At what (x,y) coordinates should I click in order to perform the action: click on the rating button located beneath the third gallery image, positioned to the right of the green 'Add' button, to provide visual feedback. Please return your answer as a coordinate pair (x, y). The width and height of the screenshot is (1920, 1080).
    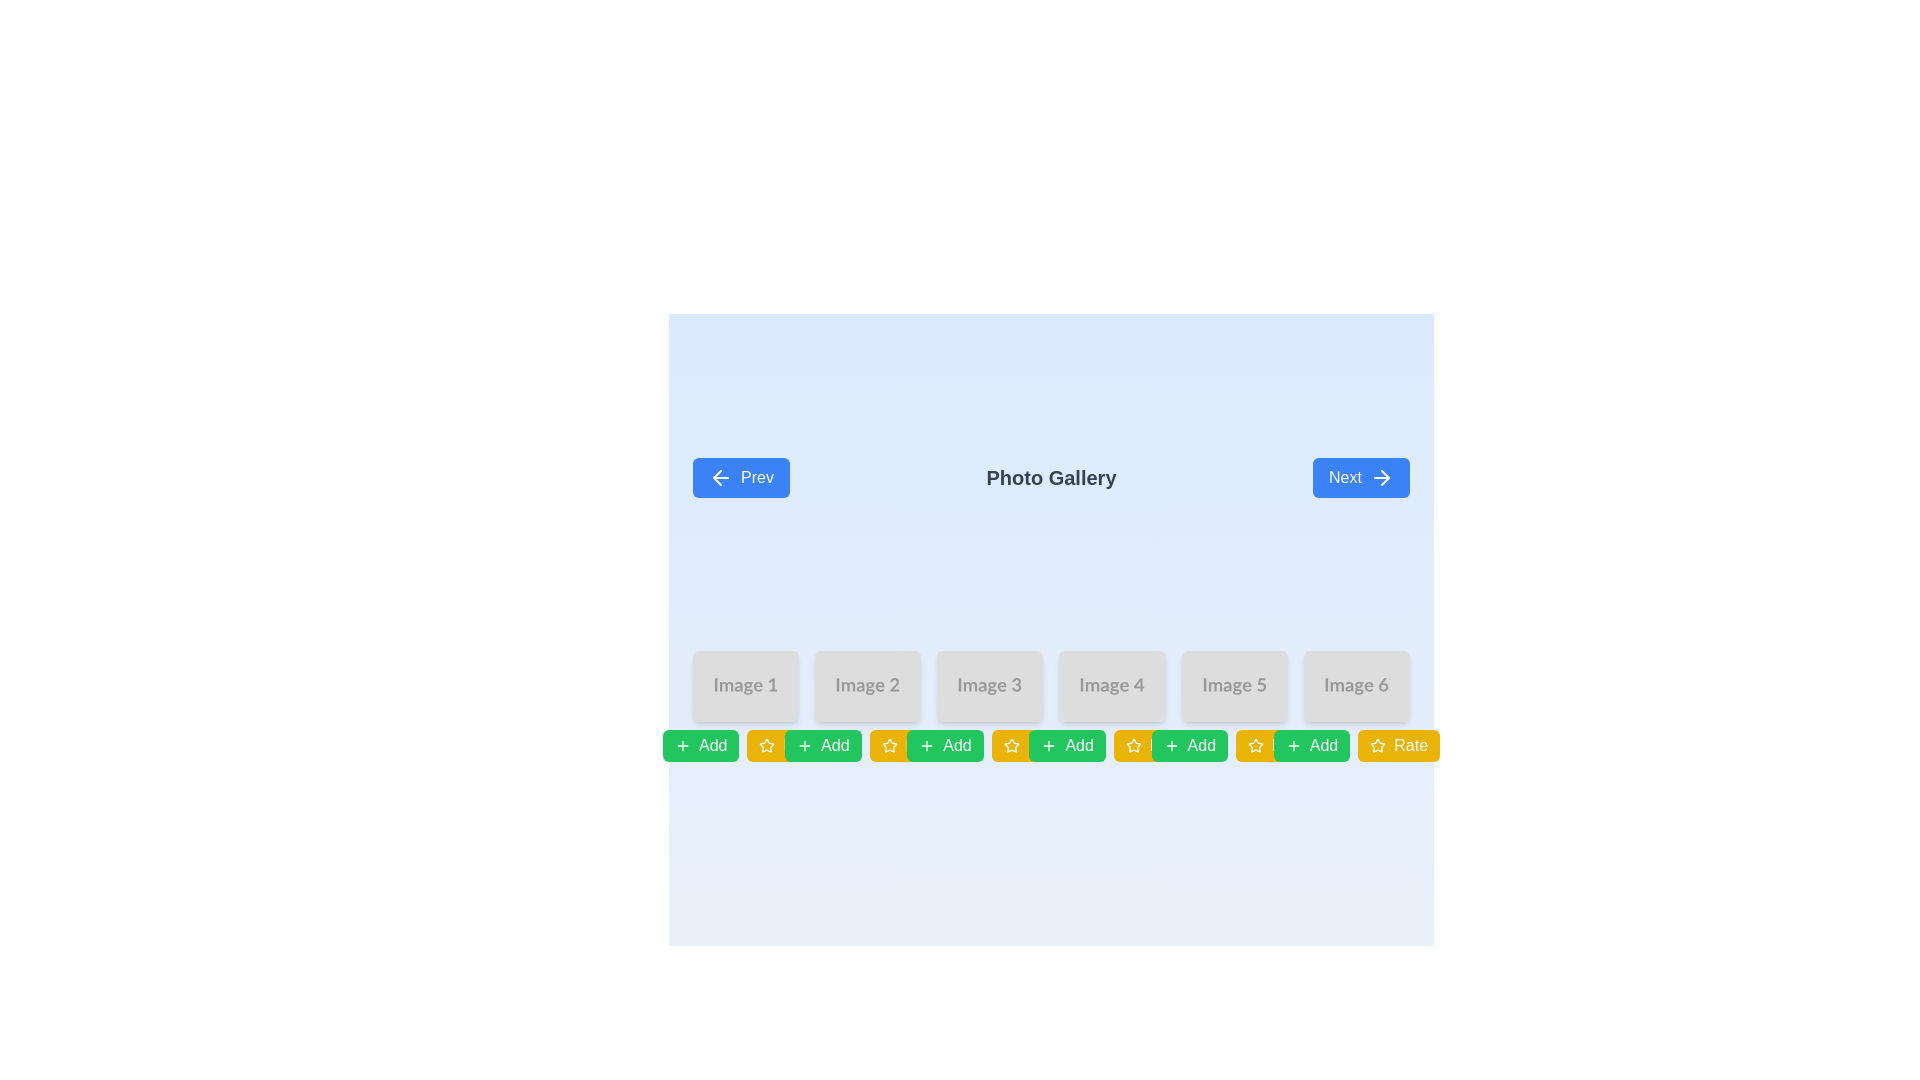
    Looking at the image, I should click on (990, 745).